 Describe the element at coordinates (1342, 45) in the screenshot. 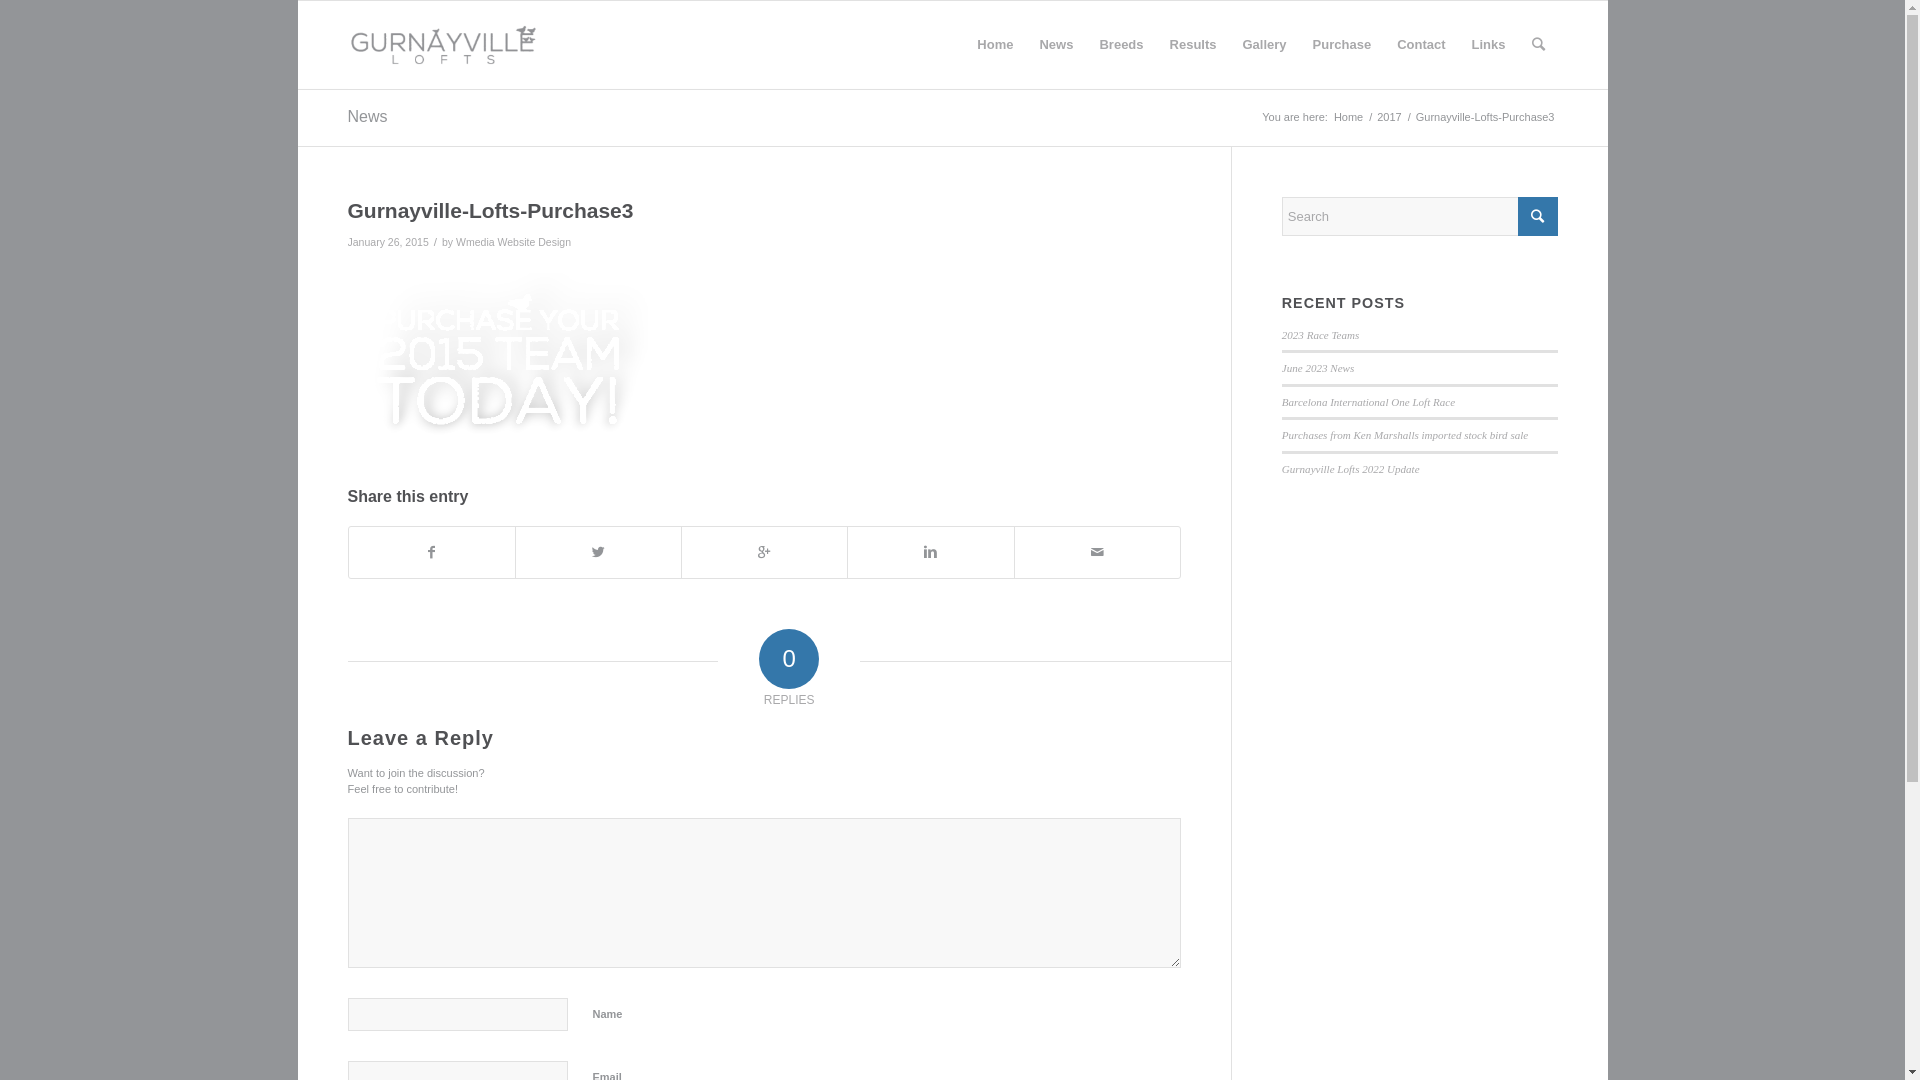

I see `'Purchase'` at that location.